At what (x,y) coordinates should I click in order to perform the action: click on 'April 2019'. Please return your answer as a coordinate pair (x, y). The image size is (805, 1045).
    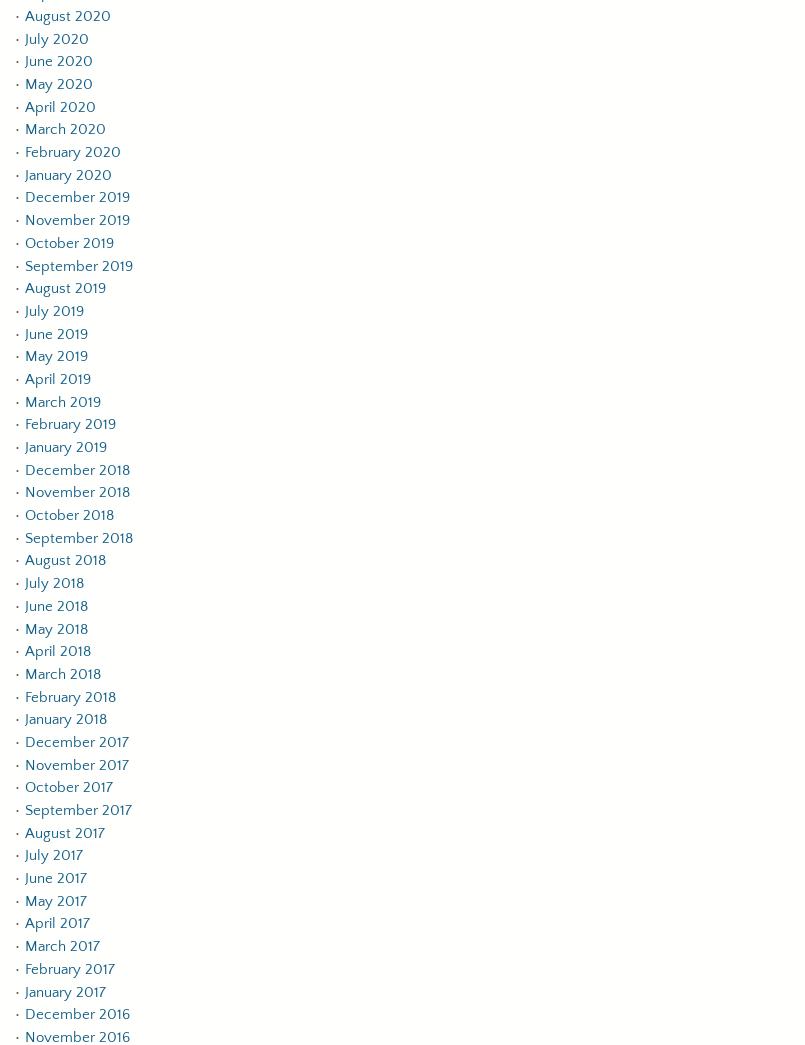
    Looking at the image, I should click on (25, 377).